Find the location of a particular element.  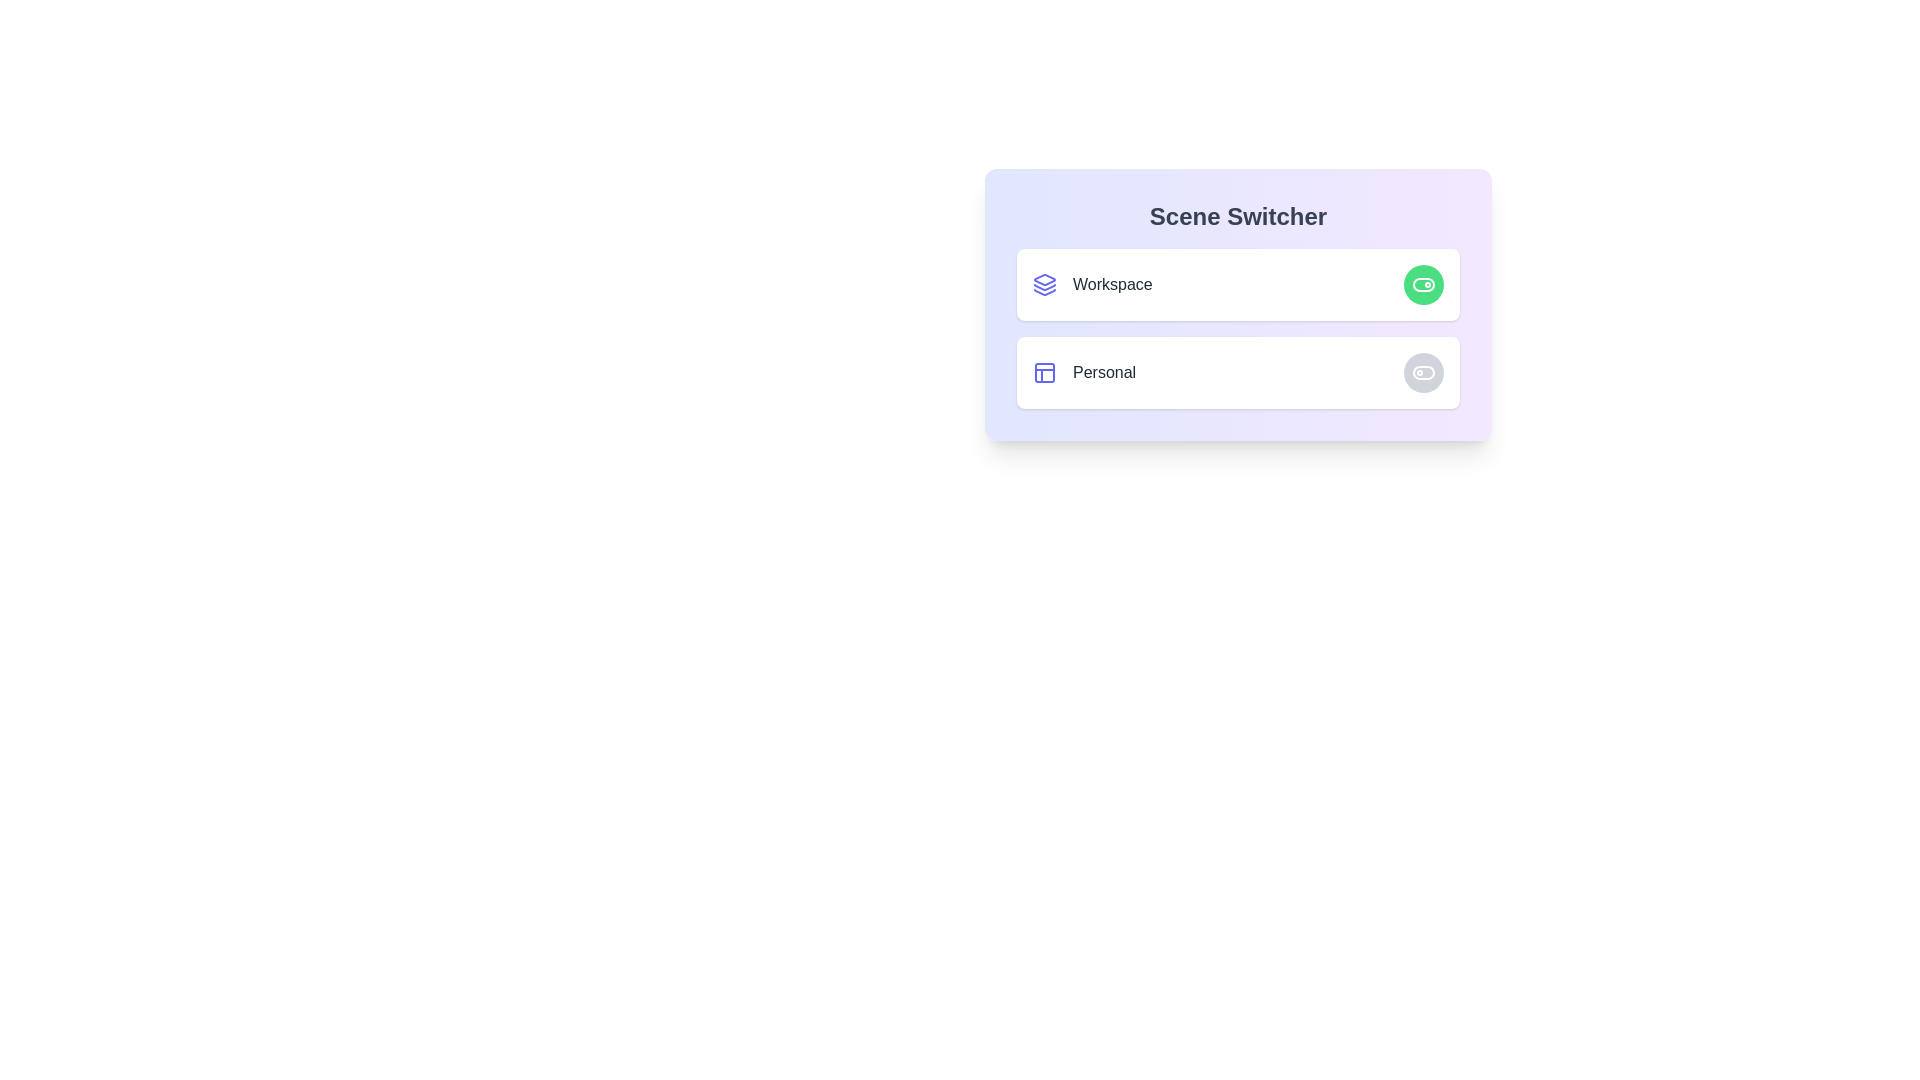

the 'Workspace' text label with supporting icon, which is styled in dark color and positioned adjacent to a blue accented multi-layered stack icon, located in the first card of the interface is located at coordinates (1091, 285).